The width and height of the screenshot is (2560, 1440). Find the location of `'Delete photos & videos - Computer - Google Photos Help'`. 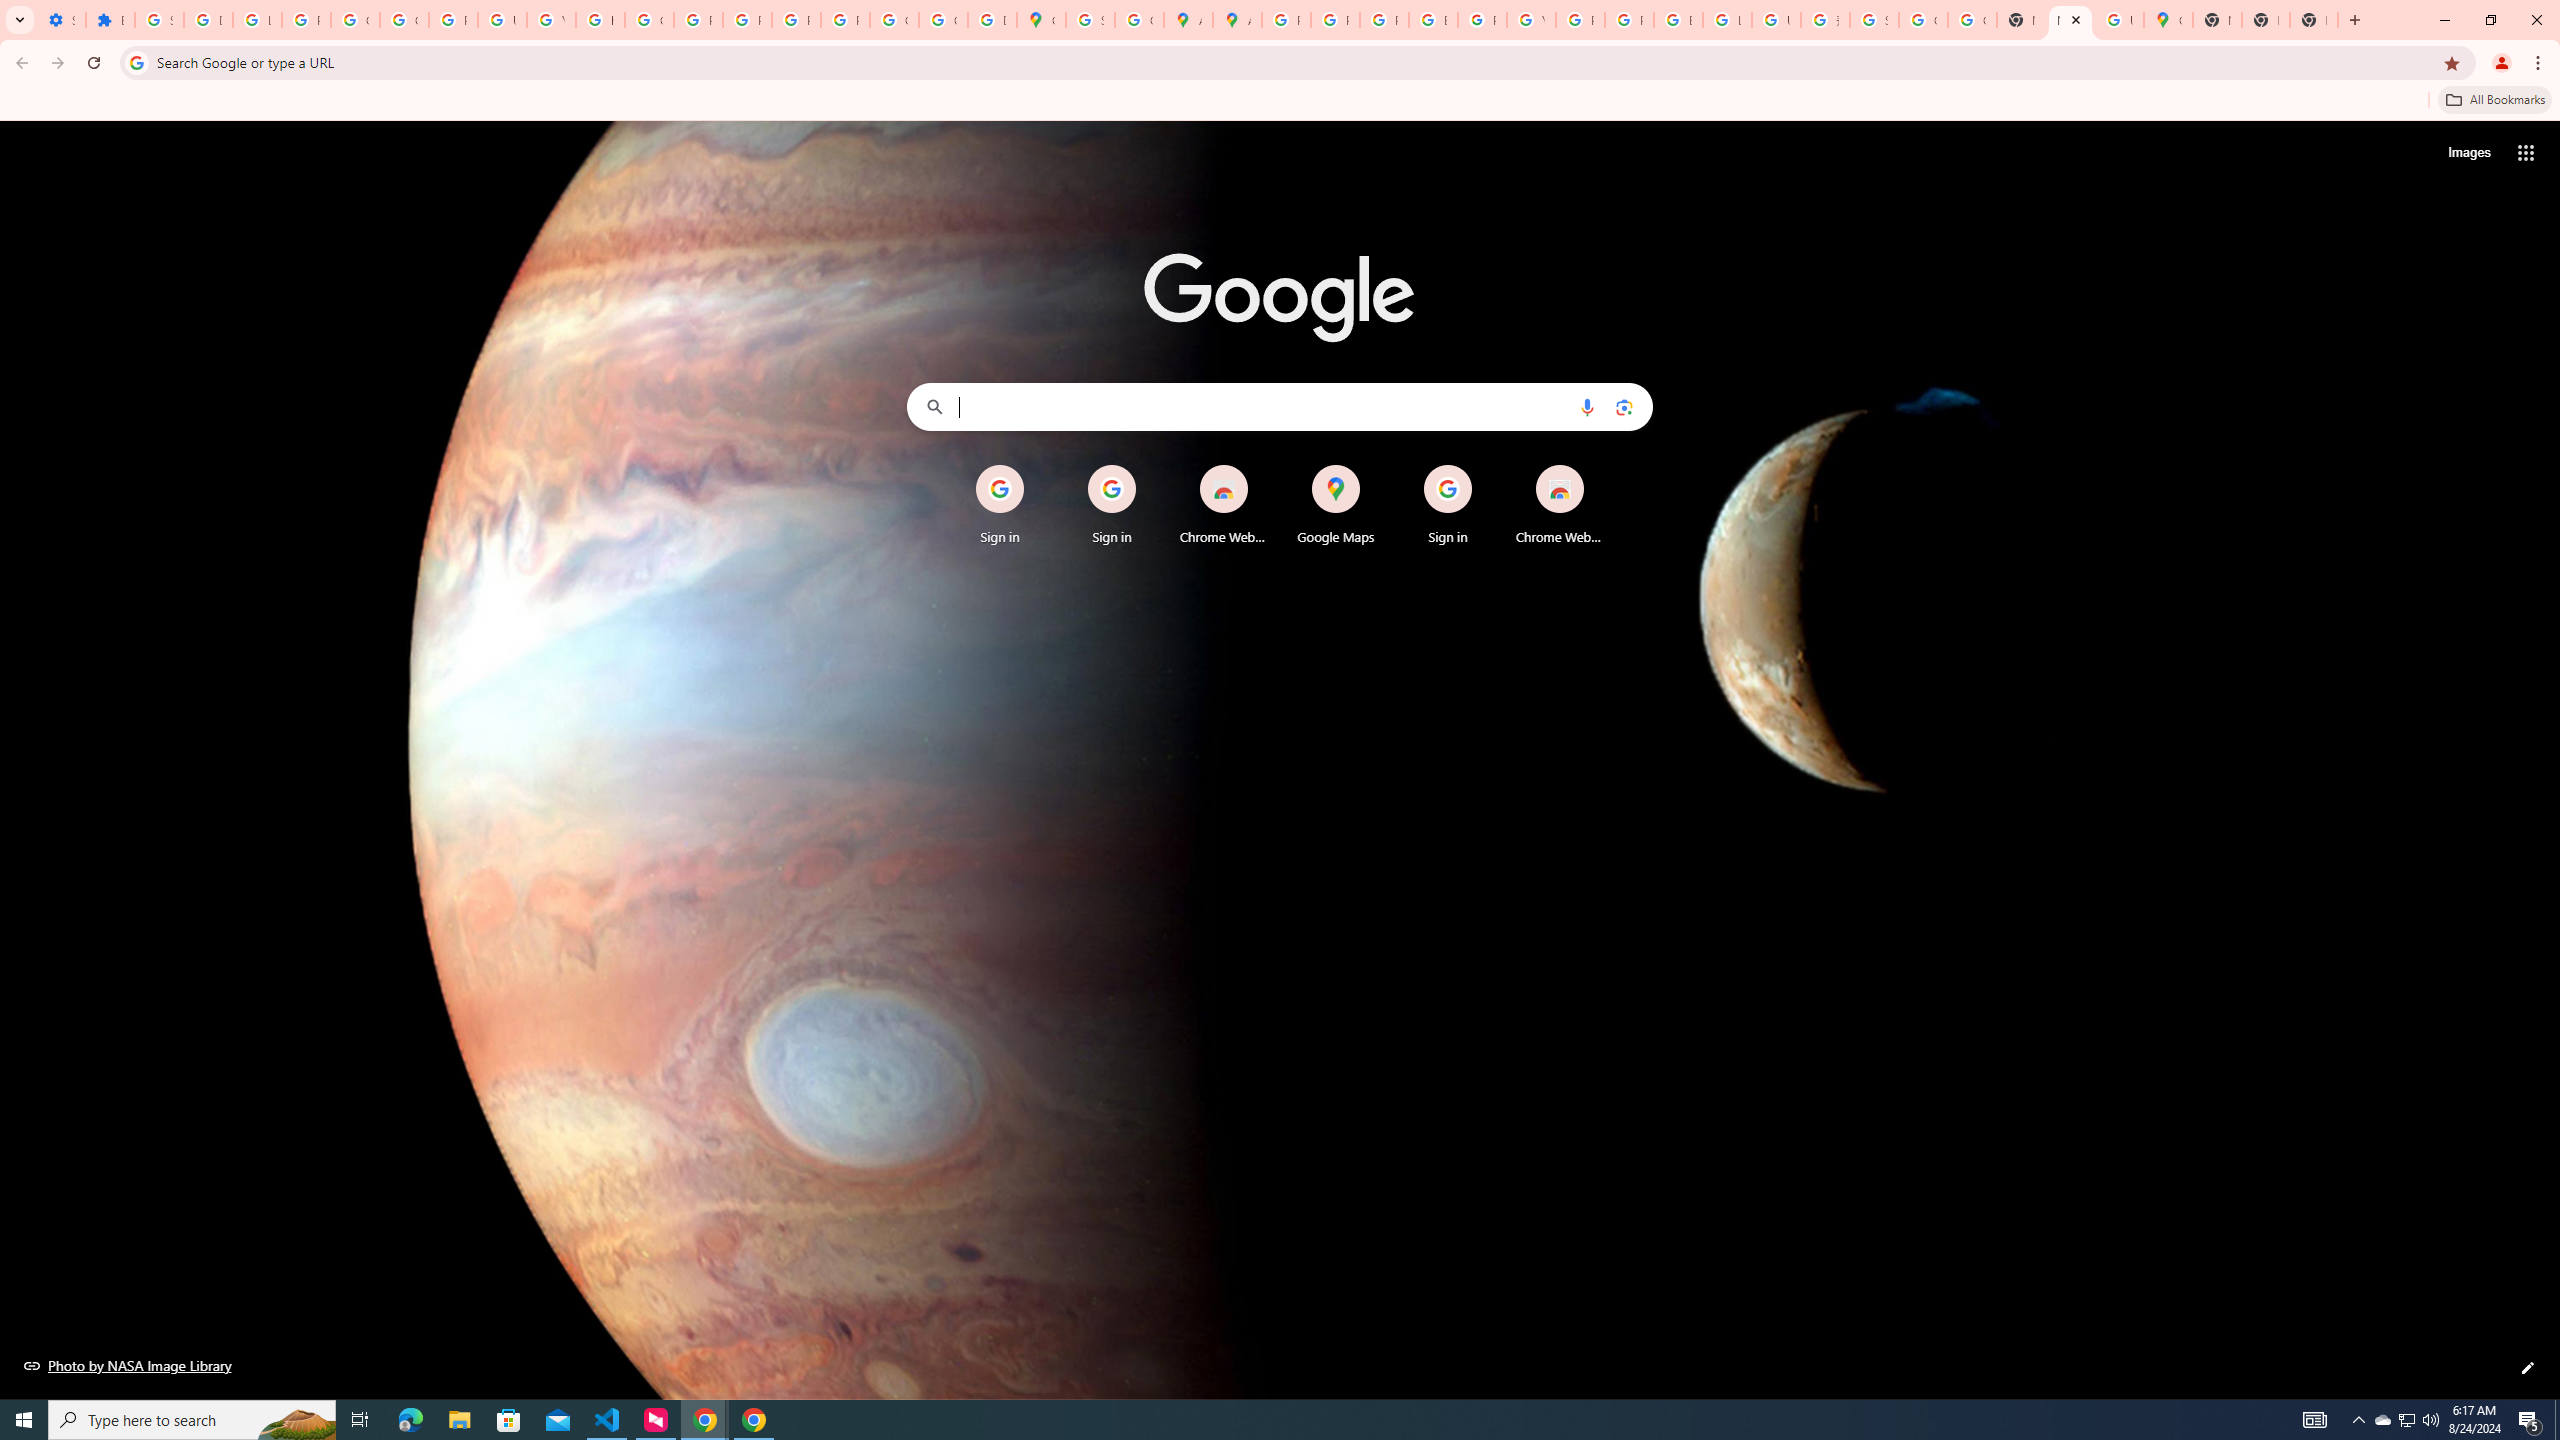

'Delete photos & videos - Computer - Google Photos Help' is located at coordinates (207, 19).